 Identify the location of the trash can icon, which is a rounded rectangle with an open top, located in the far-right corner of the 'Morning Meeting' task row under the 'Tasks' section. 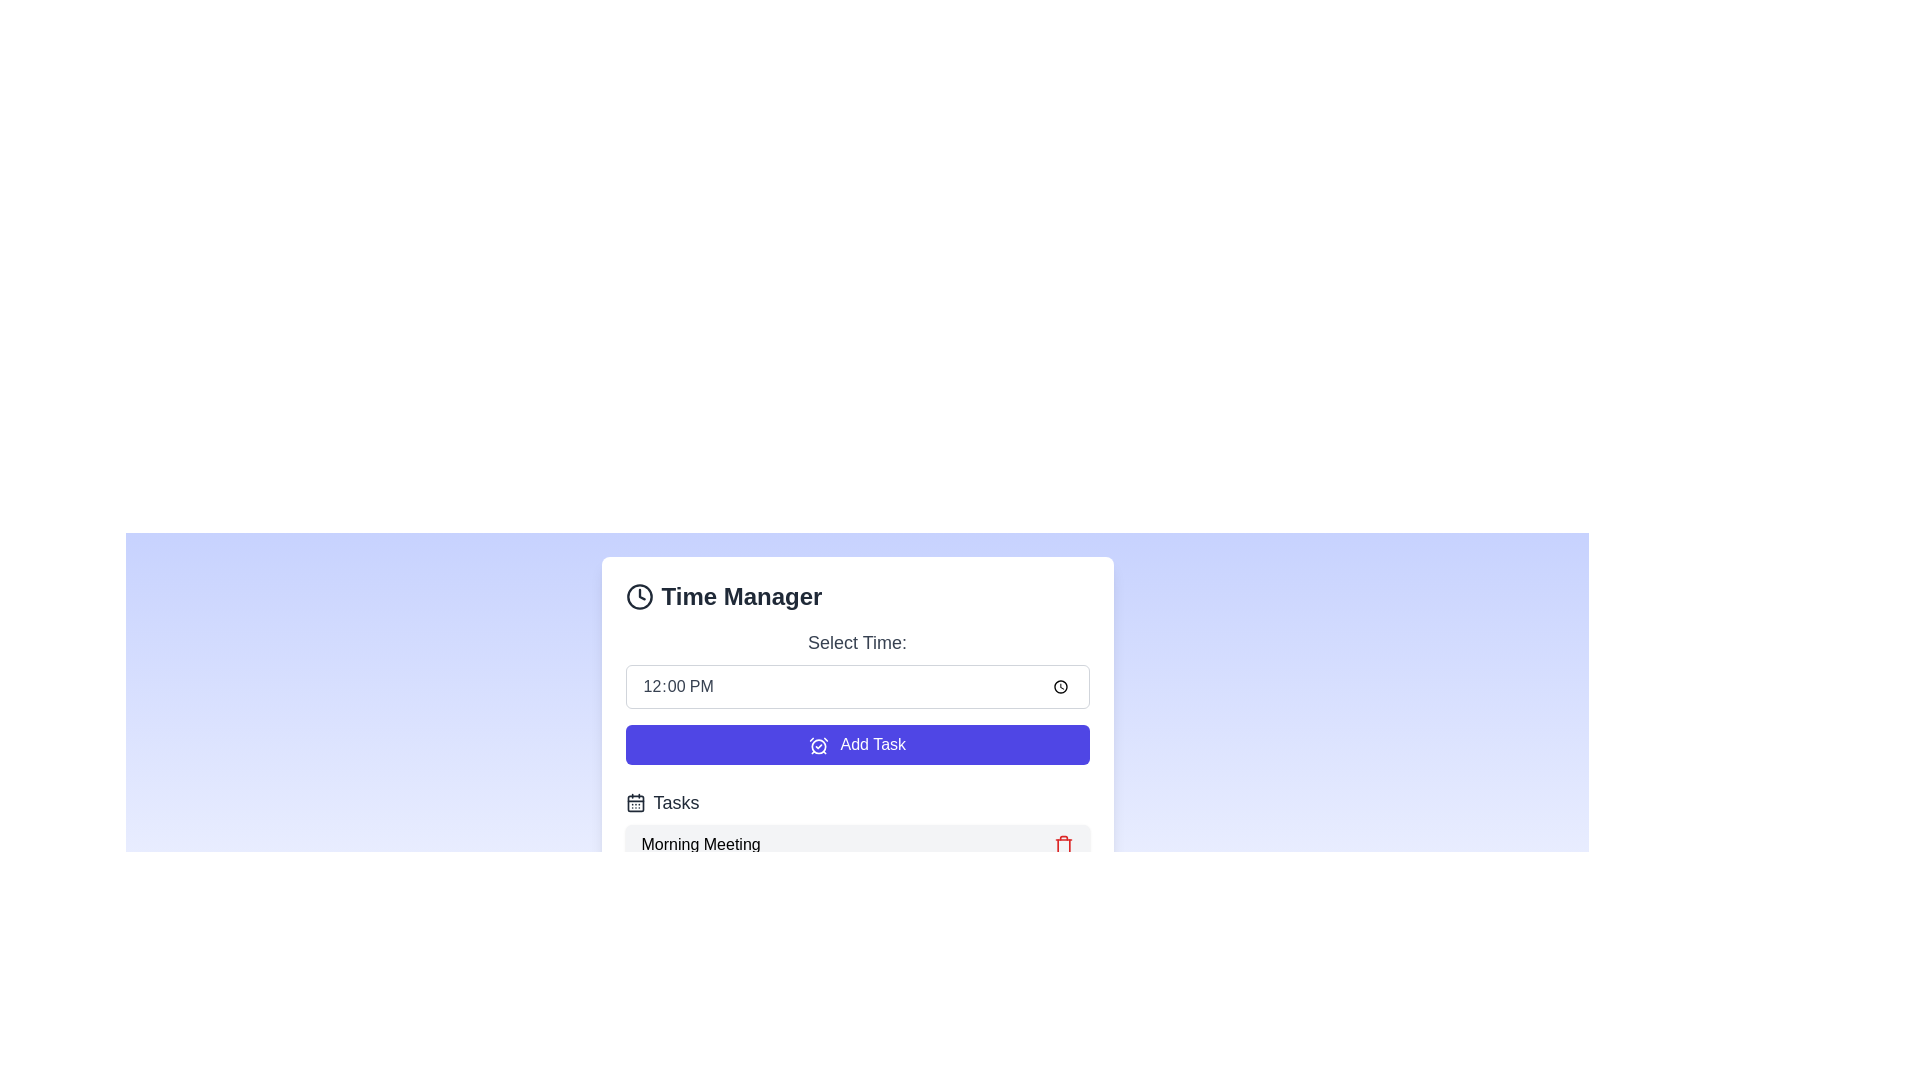
(1062, 846).